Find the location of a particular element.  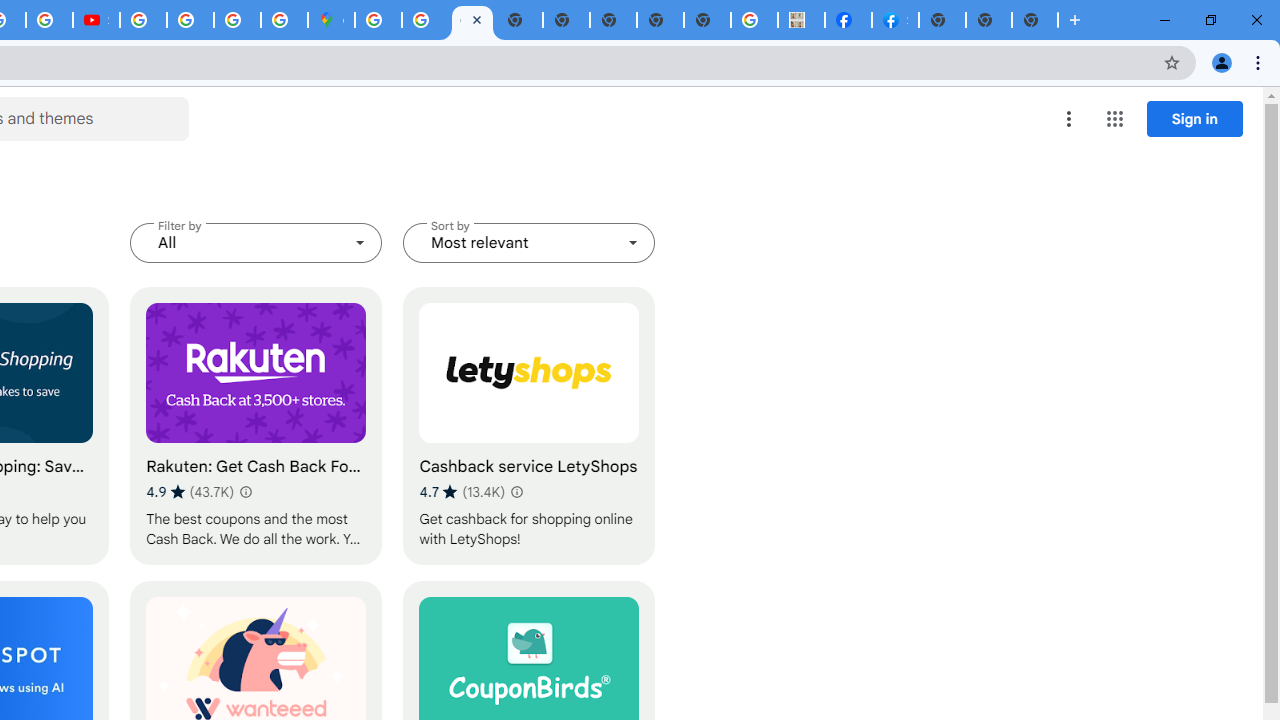

'Miley Cyrus | Facebook' is located at coordinates (848, 20).